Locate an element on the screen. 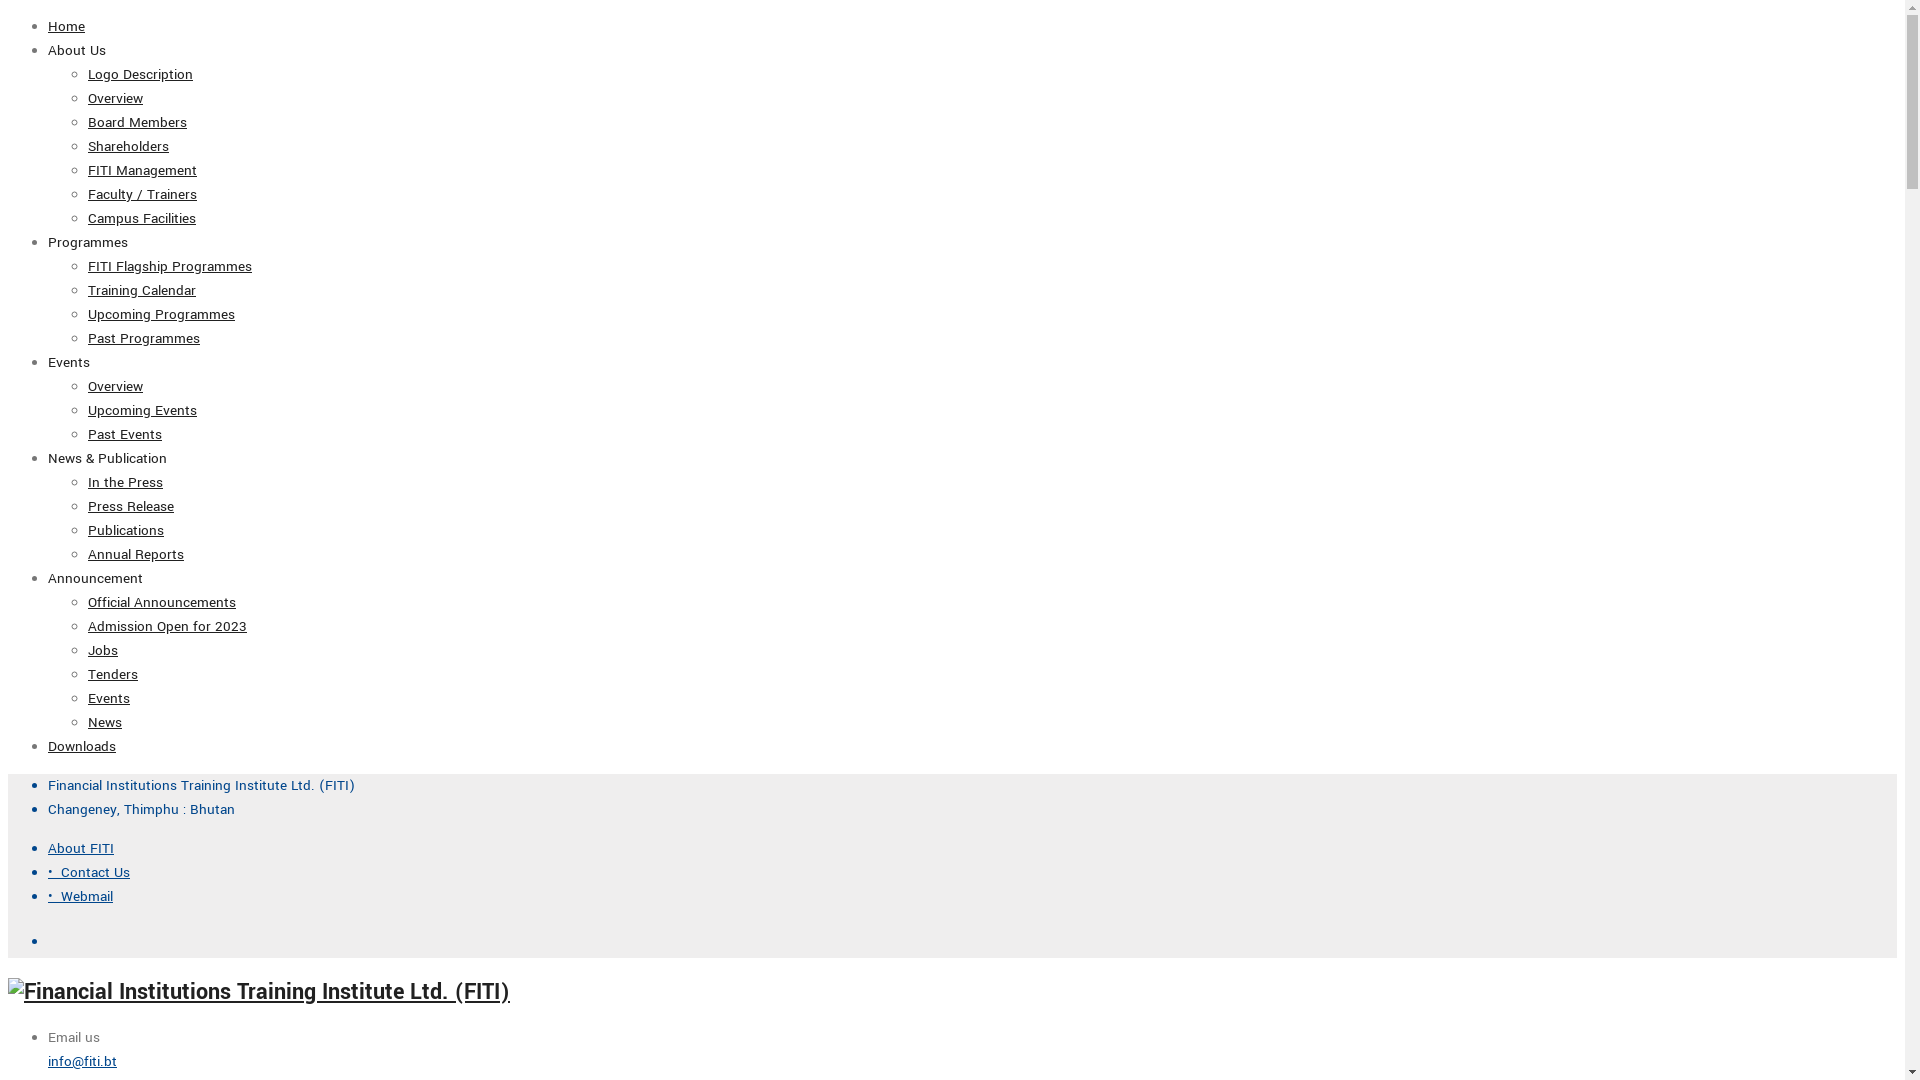  'Logo Description' is located at coordinates (139, 73).